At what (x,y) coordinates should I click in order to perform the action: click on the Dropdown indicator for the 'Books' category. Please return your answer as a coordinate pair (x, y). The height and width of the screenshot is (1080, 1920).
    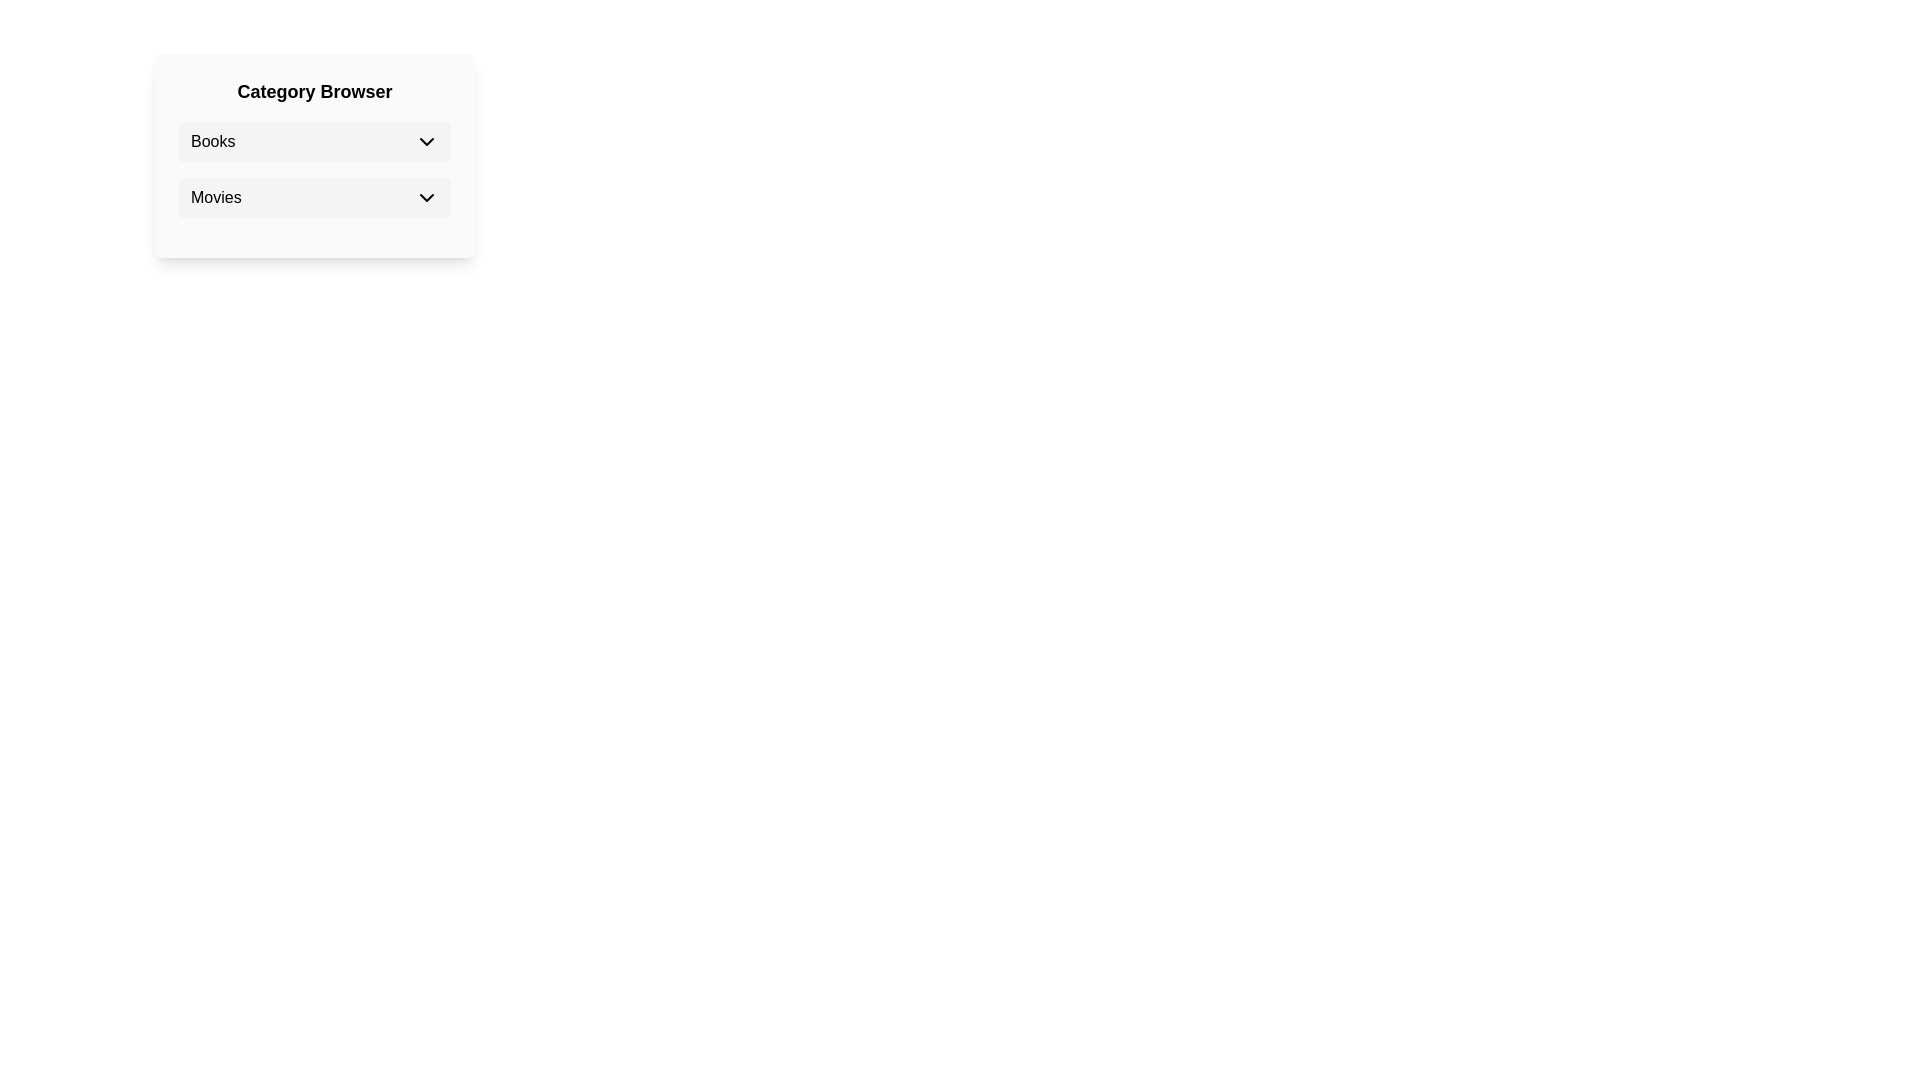
    Looking at the image, I should click on (426, 141).